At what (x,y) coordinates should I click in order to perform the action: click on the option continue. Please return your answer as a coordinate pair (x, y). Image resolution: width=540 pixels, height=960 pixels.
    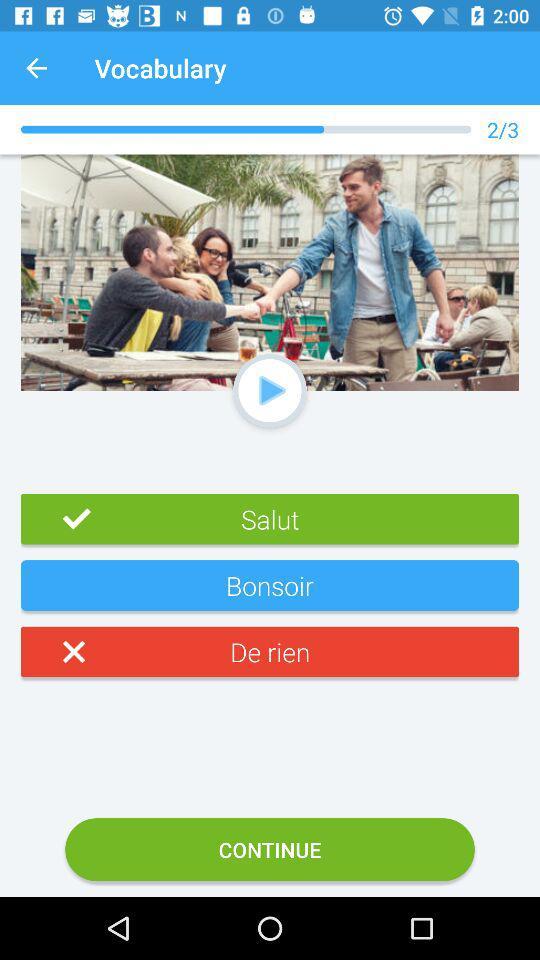
    Looking at the image, I should click on (270, 848).